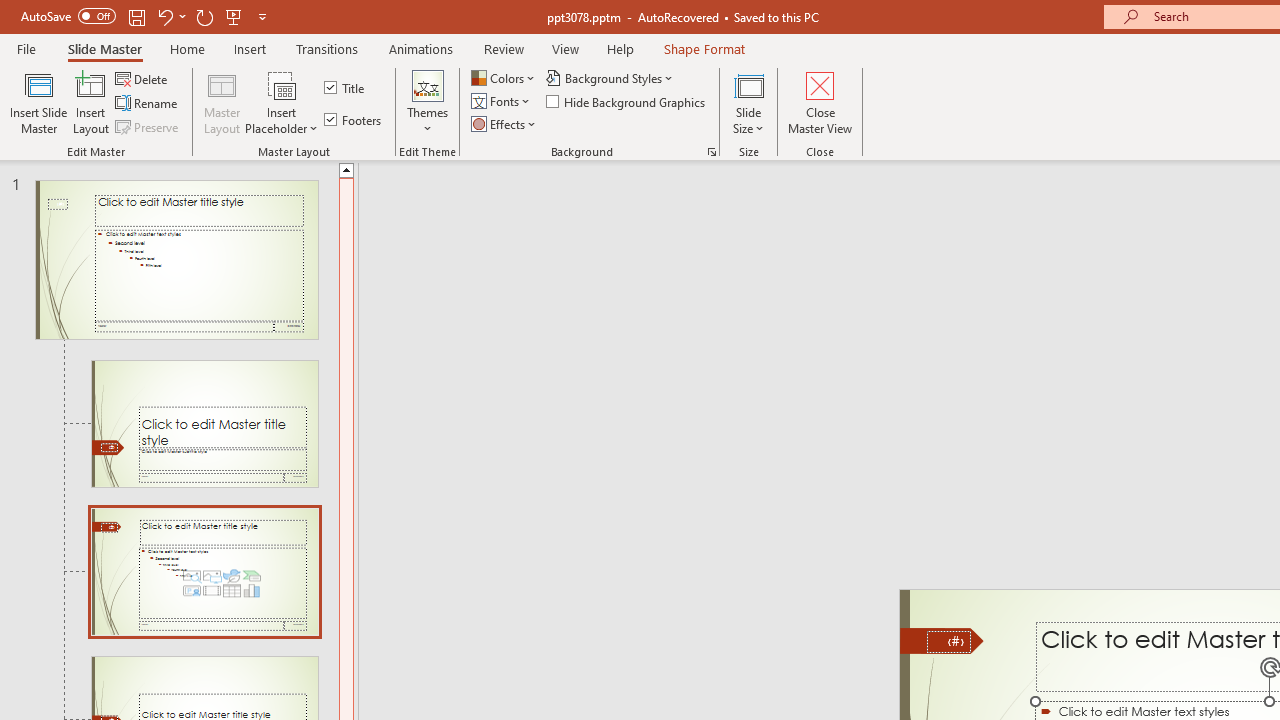 The height and width of the screenshot is (720, 1280). Describe the element at coordinates (948, 641) in the screenshot. I see `'Slide Number'` at that location.